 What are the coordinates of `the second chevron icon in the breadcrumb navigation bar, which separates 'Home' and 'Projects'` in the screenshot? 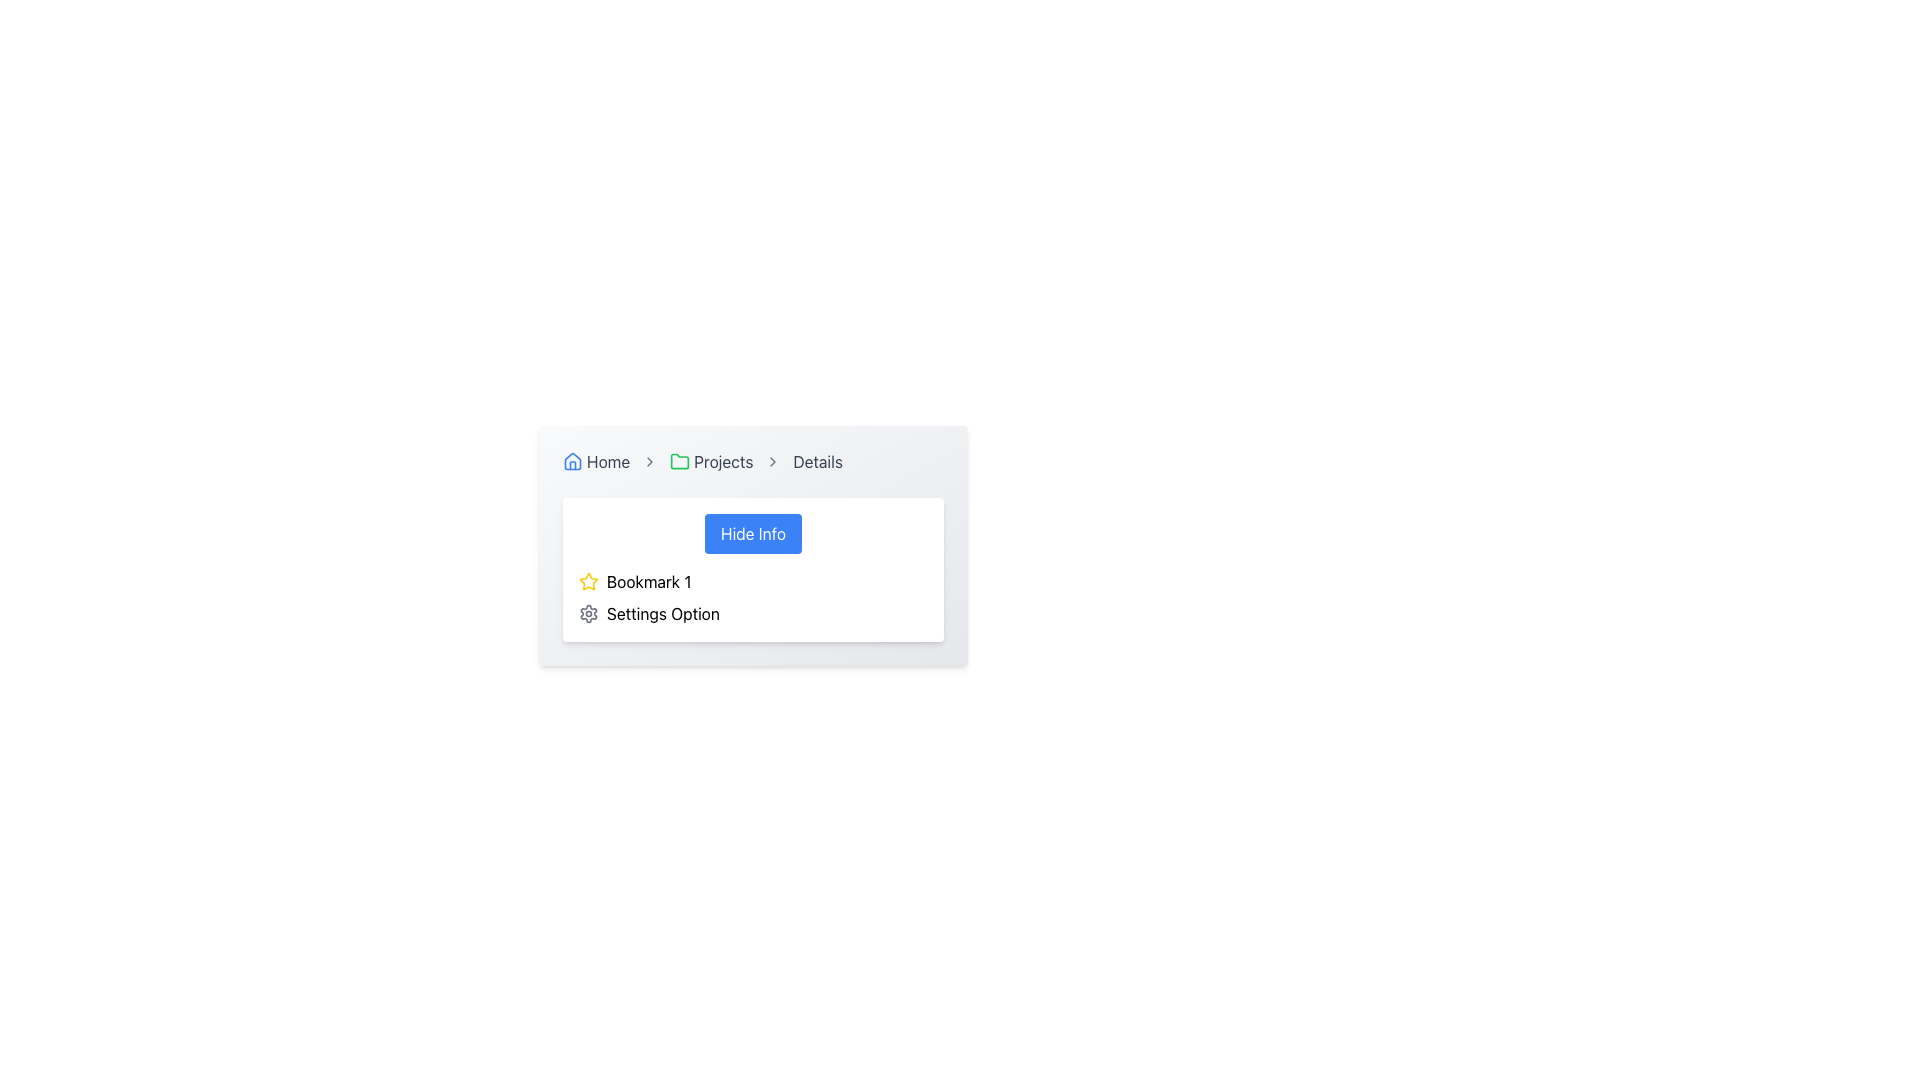 It's located at (650, 462).